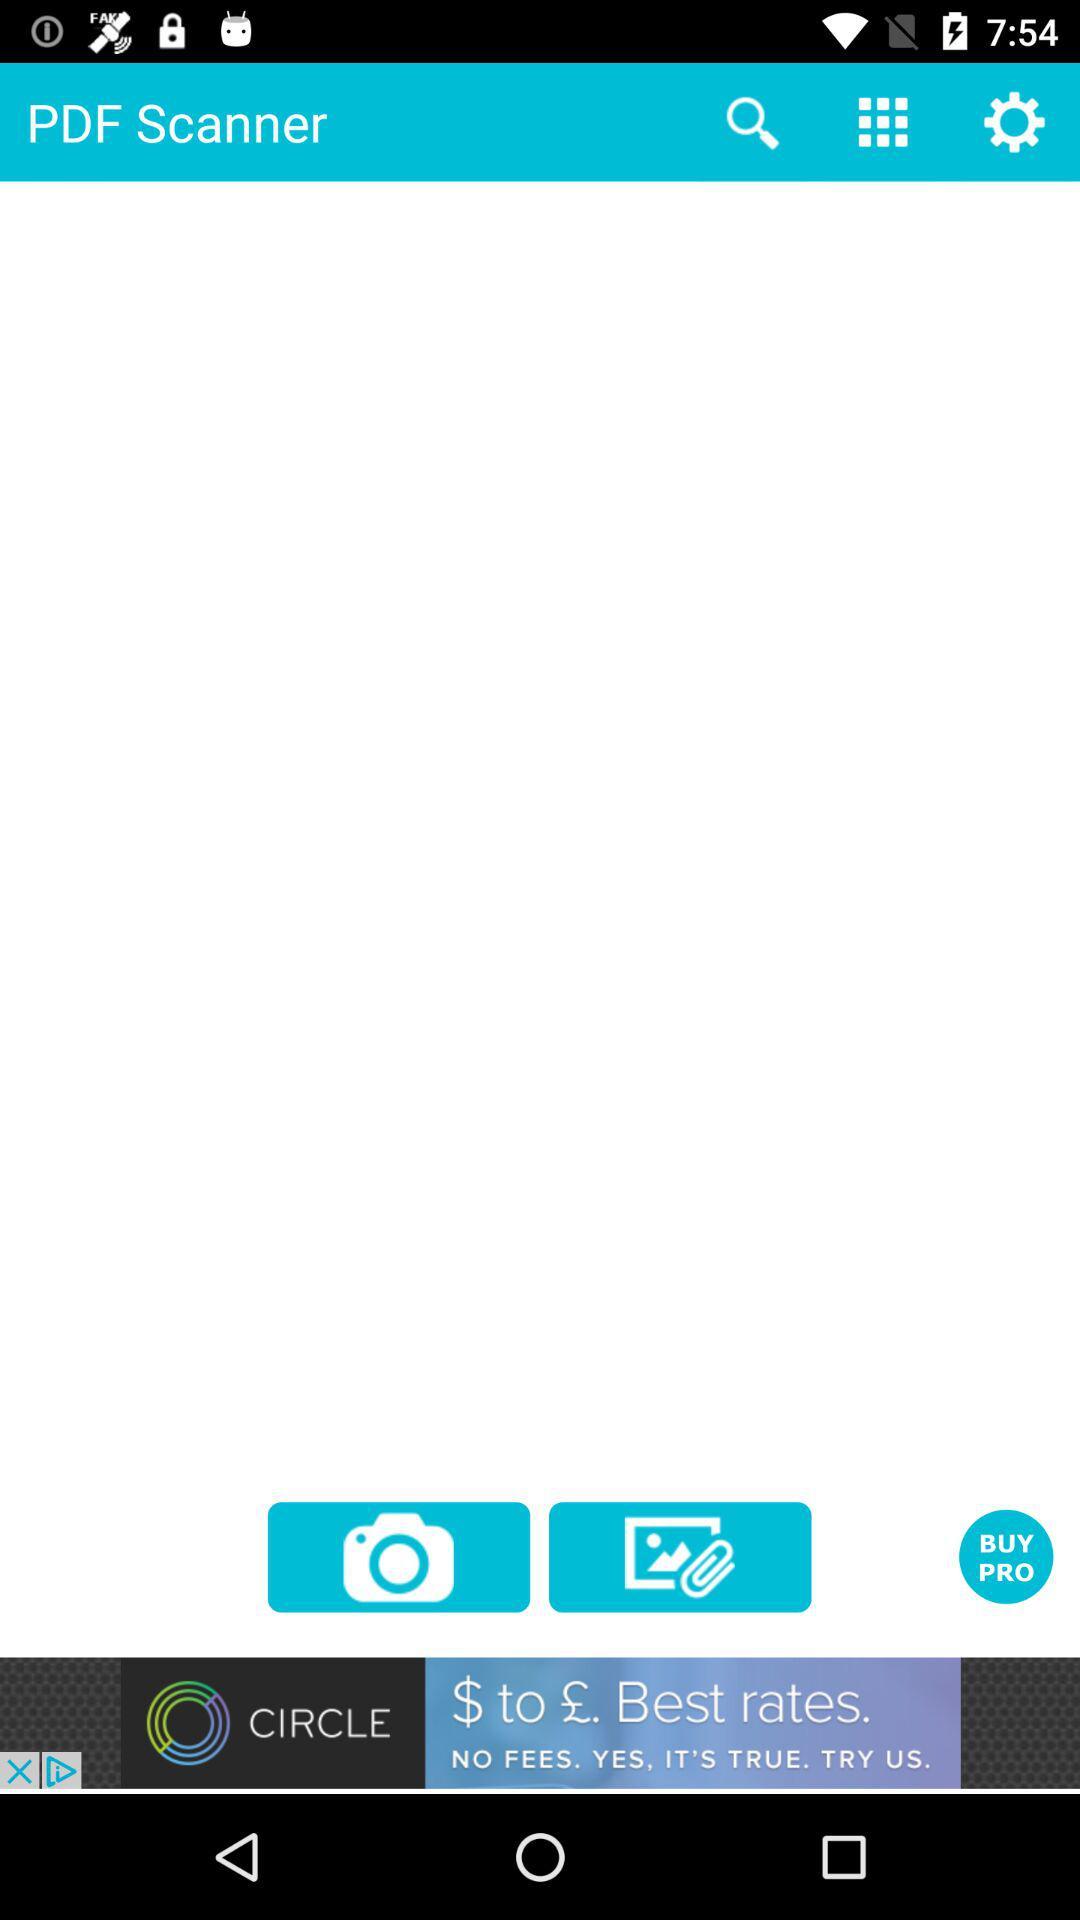 The height and width of the screenshot is (1920, 1080). What do you see at coordinates (1006, 1555) in the screenshot?
I see `to buy` at bounding box center [1006, 1555].